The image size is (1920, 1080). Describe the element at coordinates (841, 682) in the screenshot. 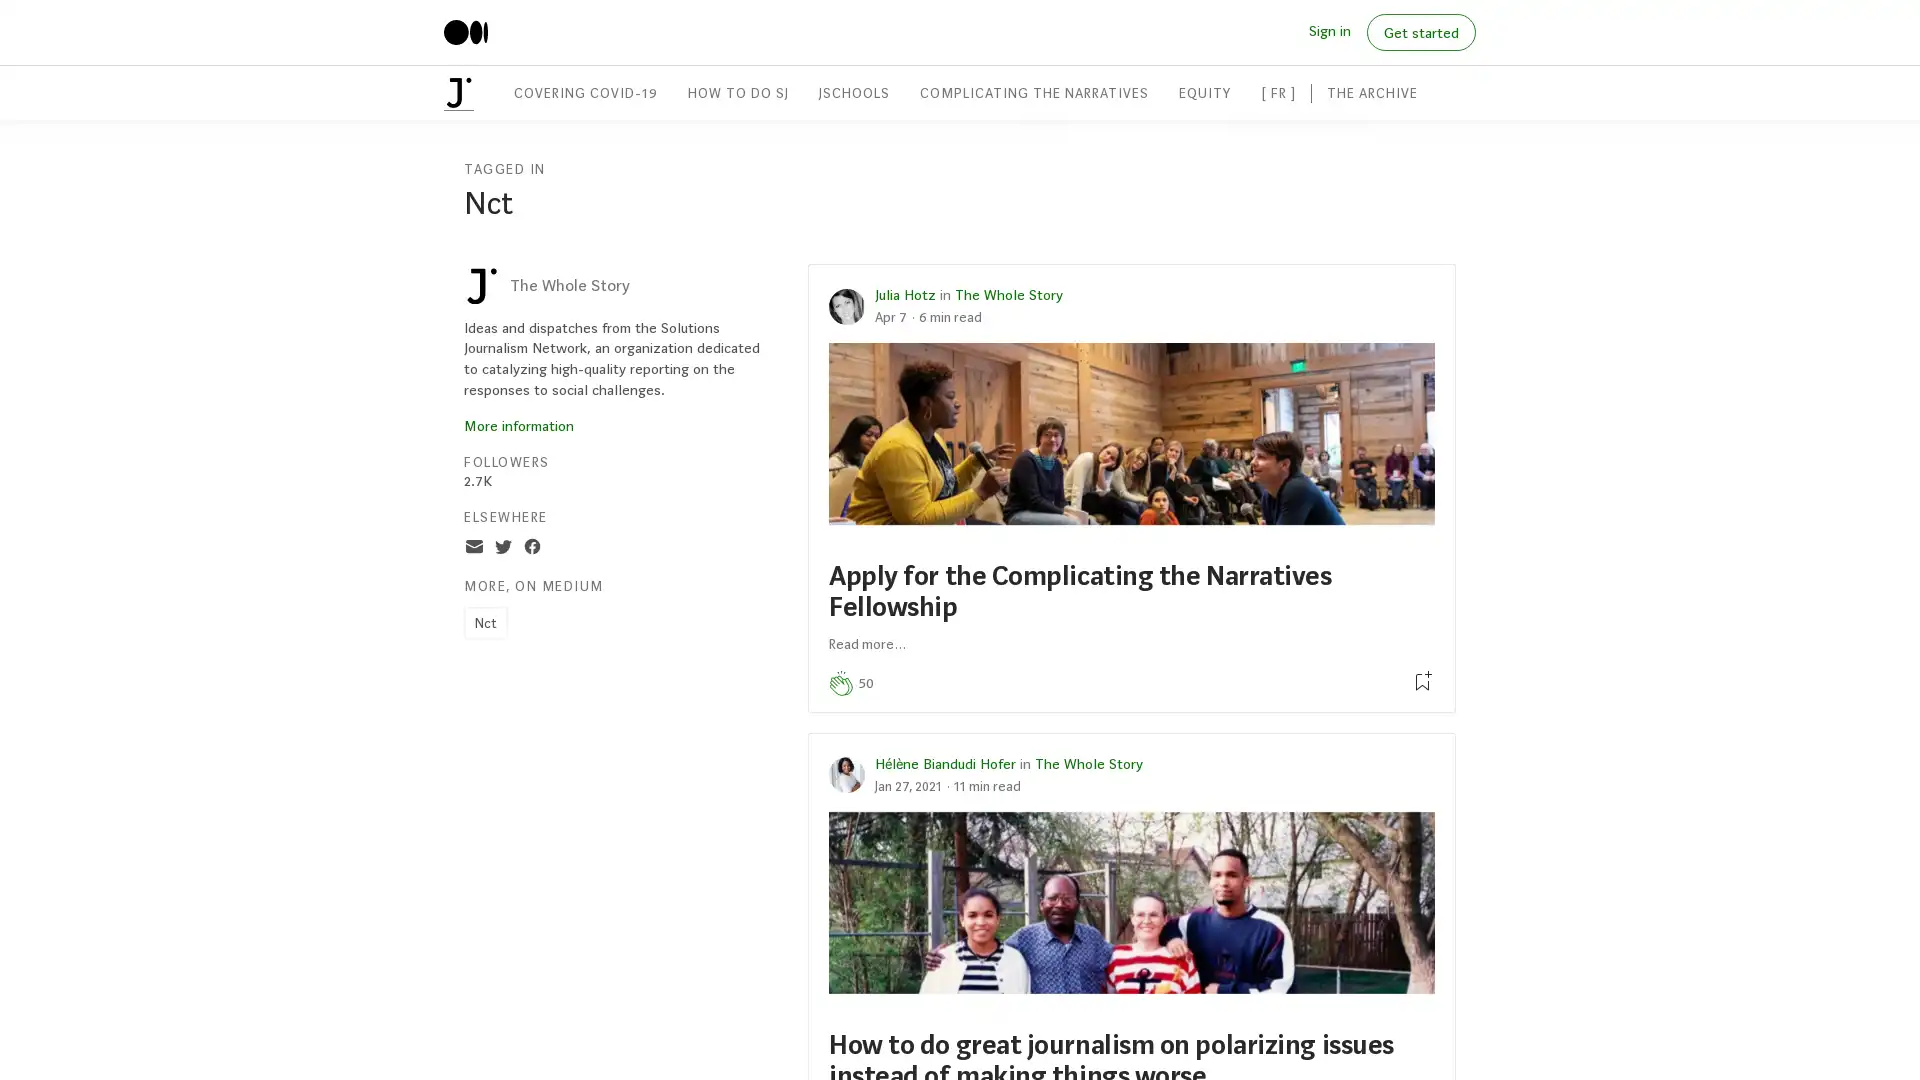

I see `Clap` at that location.